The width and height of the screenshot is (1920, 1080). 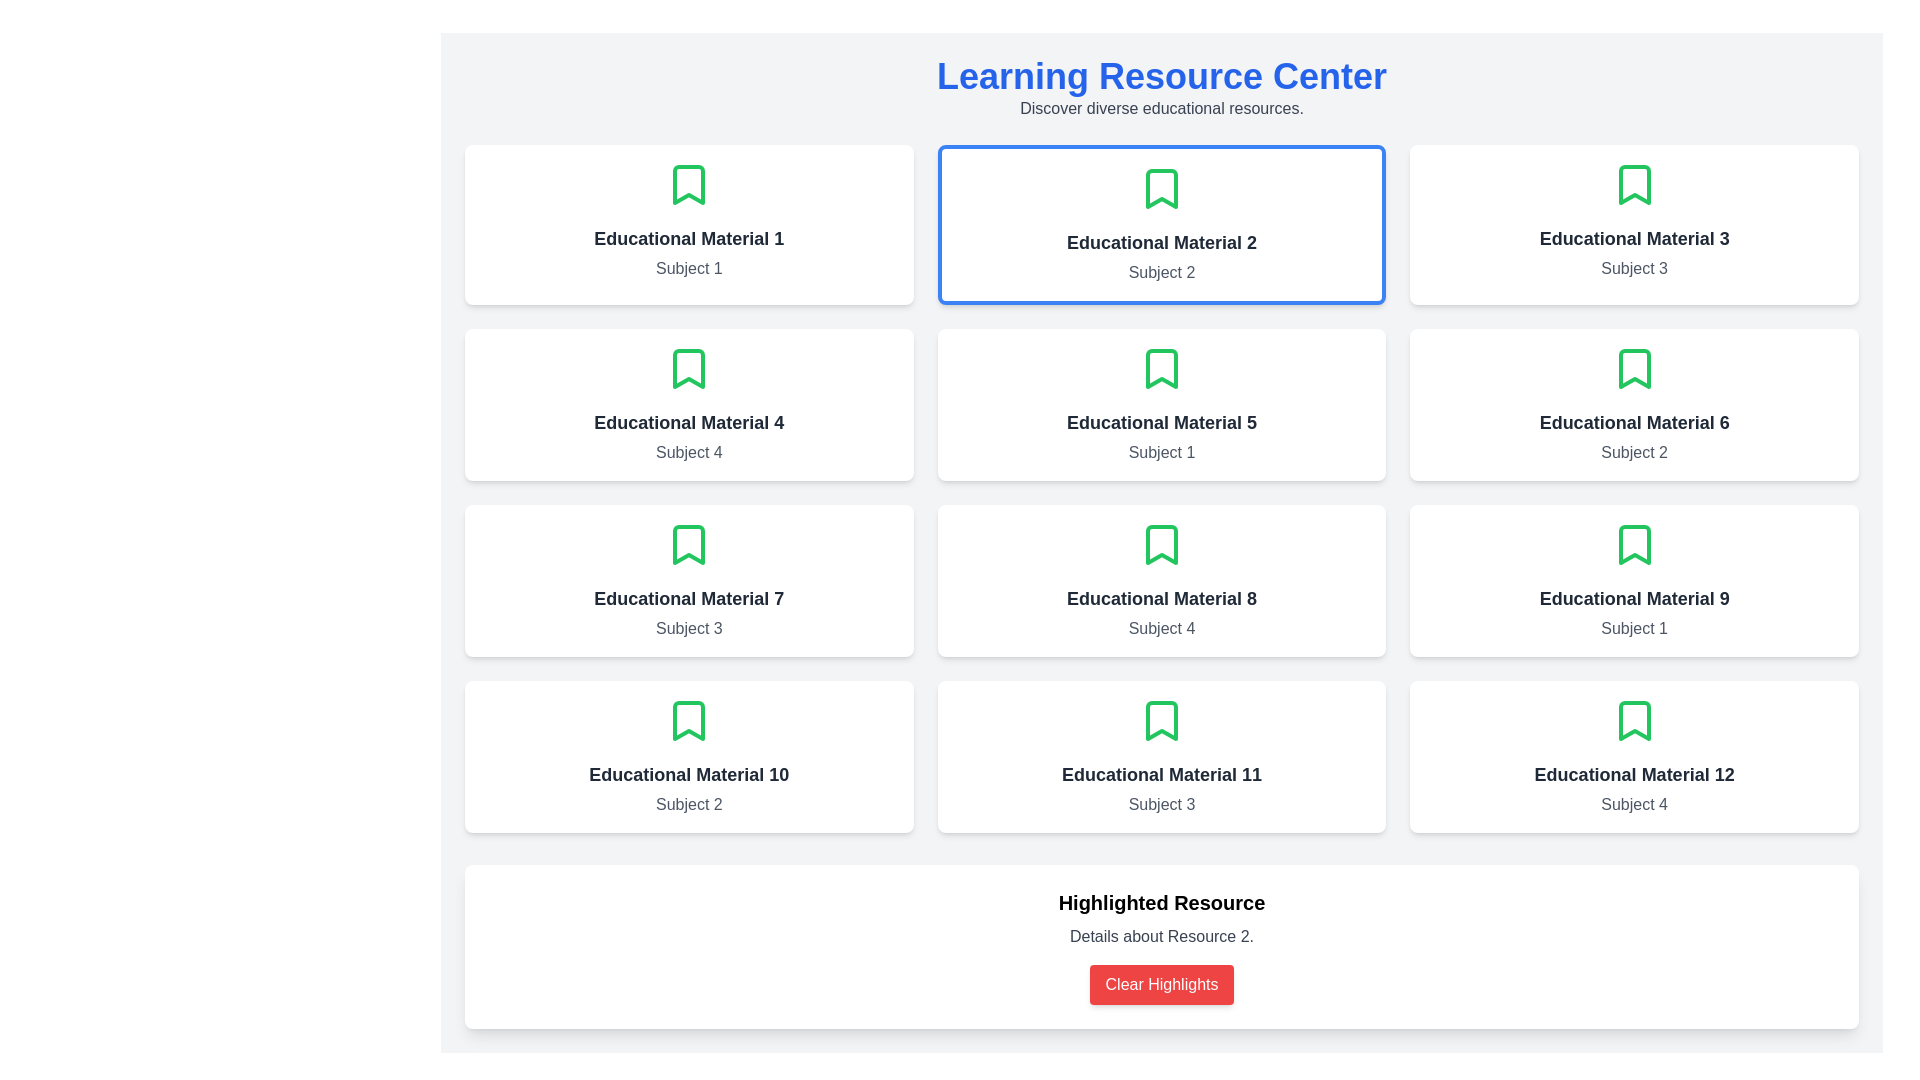 I want to click on text label located at the bottom of the educational material card in the third column of the second row, so click(x=1161, y=452).